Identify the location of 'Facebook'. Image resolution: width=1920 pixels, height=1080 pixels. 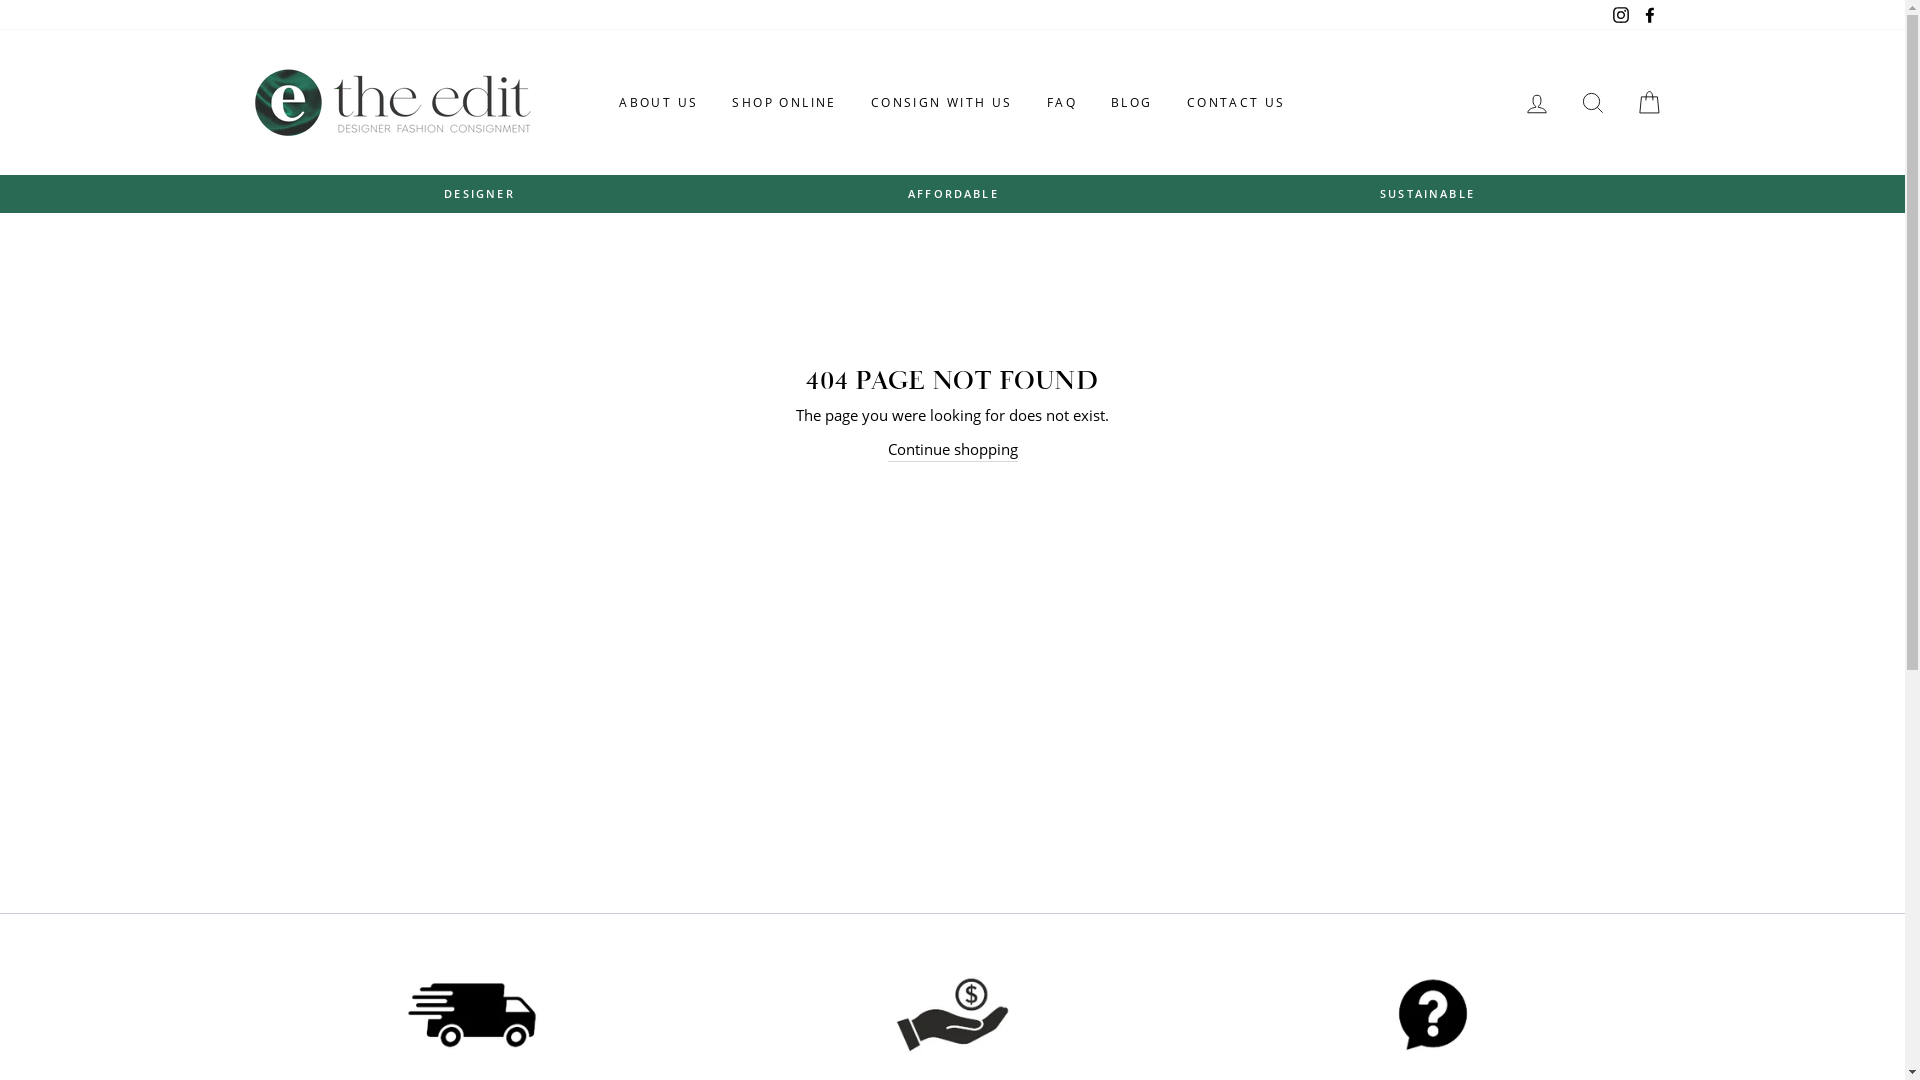
(1649, 15).